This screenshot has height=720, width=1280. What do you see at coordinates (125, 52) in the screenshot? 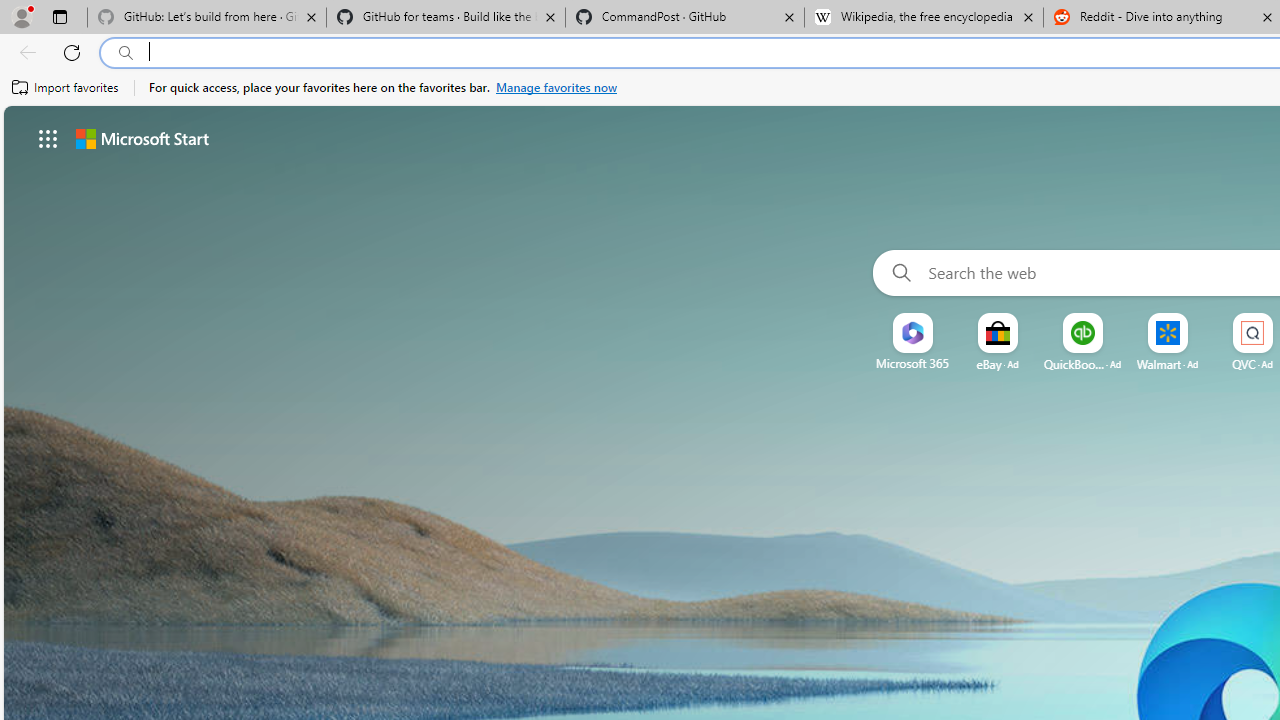
I see `'Search icon'` at bounding box center [125, 52].